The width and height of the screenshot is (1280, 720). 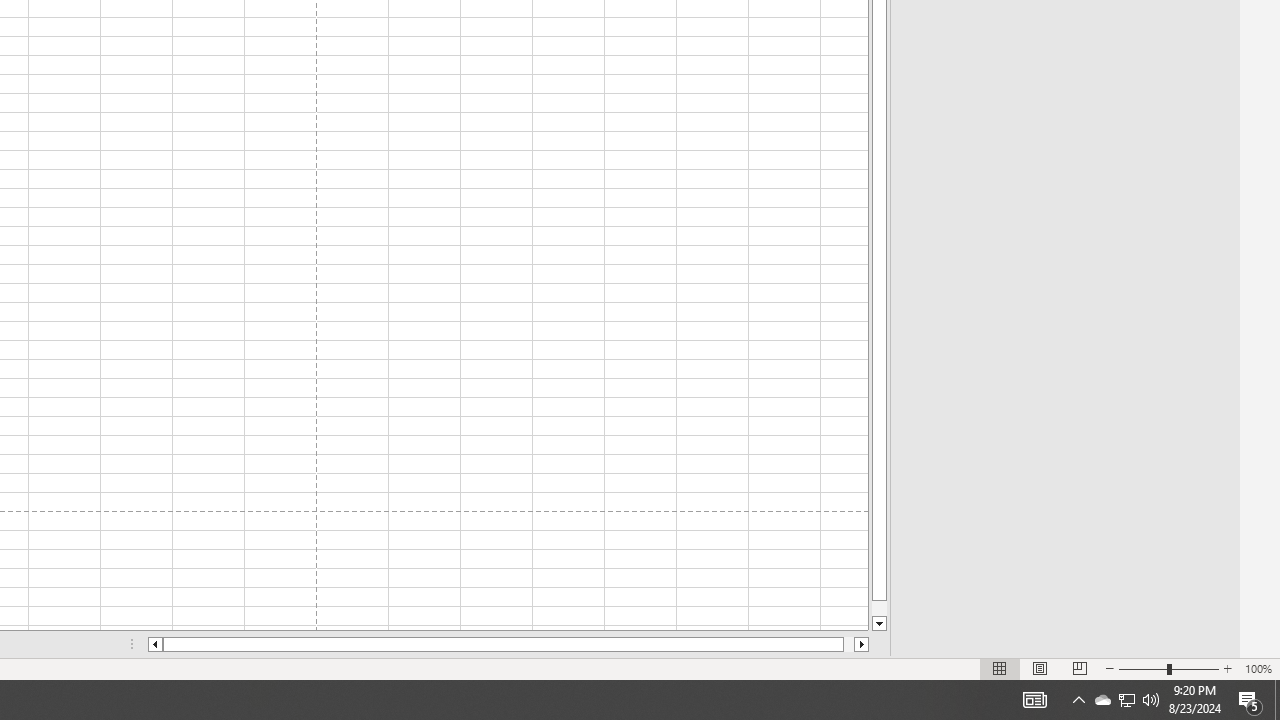 I want to click on 'Normal', so click(x=1000, y=669).